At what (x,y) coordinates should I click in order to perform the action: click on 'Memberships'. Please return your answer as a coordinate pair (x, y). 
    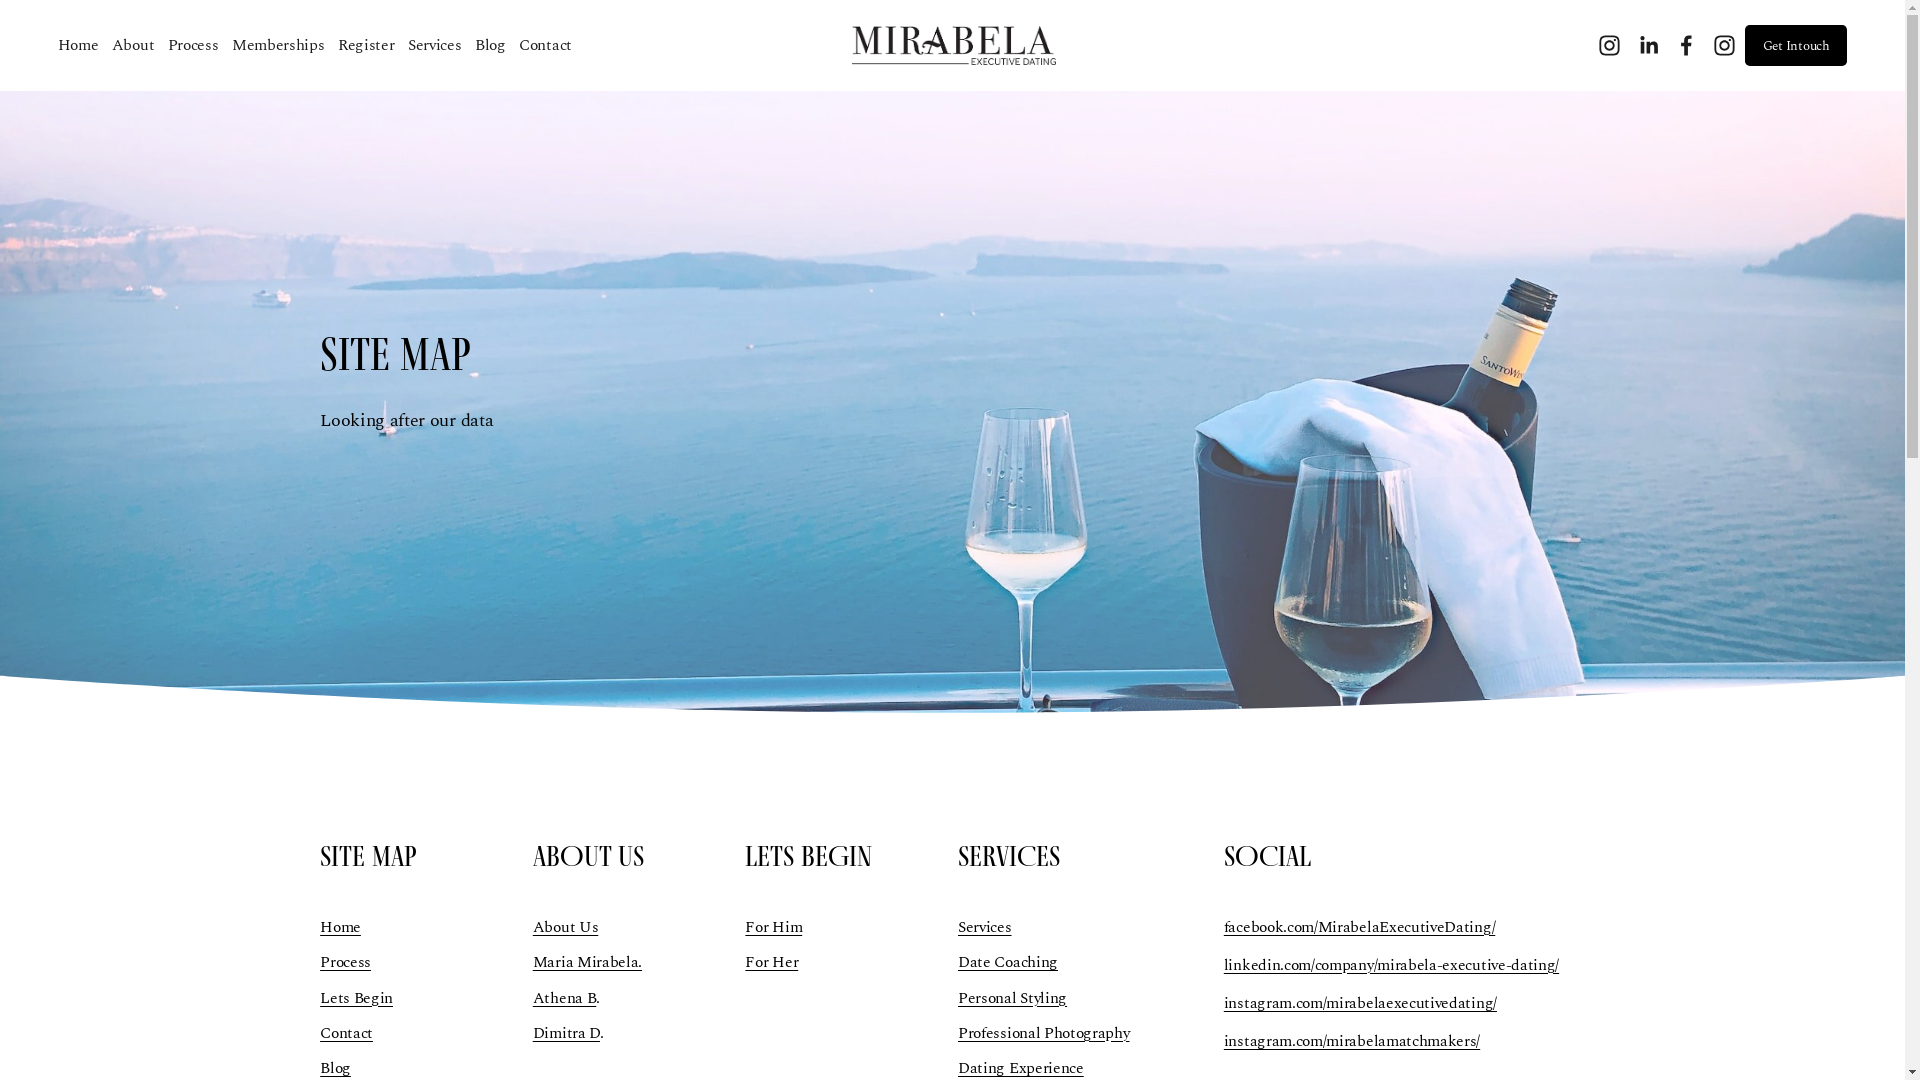
    Looking at the image, I should click on (277, 45).